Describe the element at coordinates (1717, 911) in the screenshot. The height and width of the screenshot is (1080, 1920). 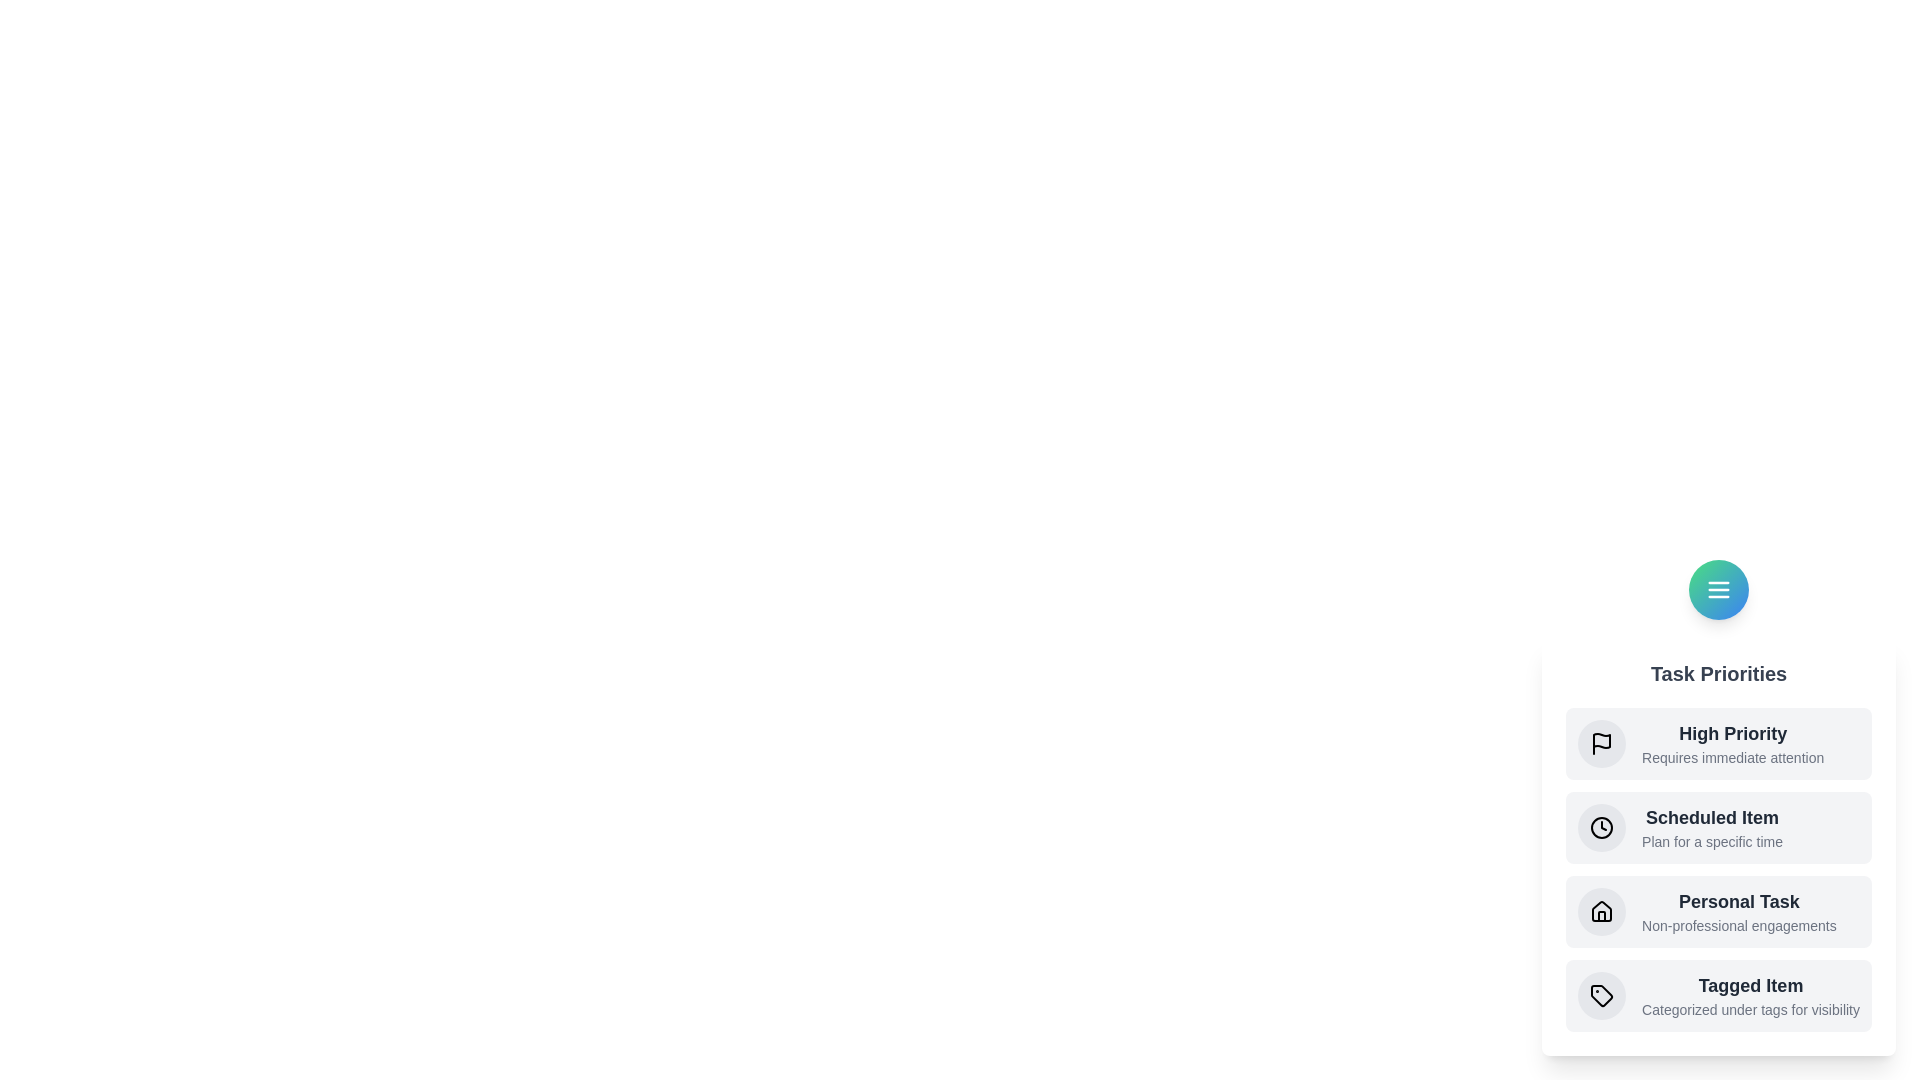
I see `the priority item Personal Task to read its description` at that location.